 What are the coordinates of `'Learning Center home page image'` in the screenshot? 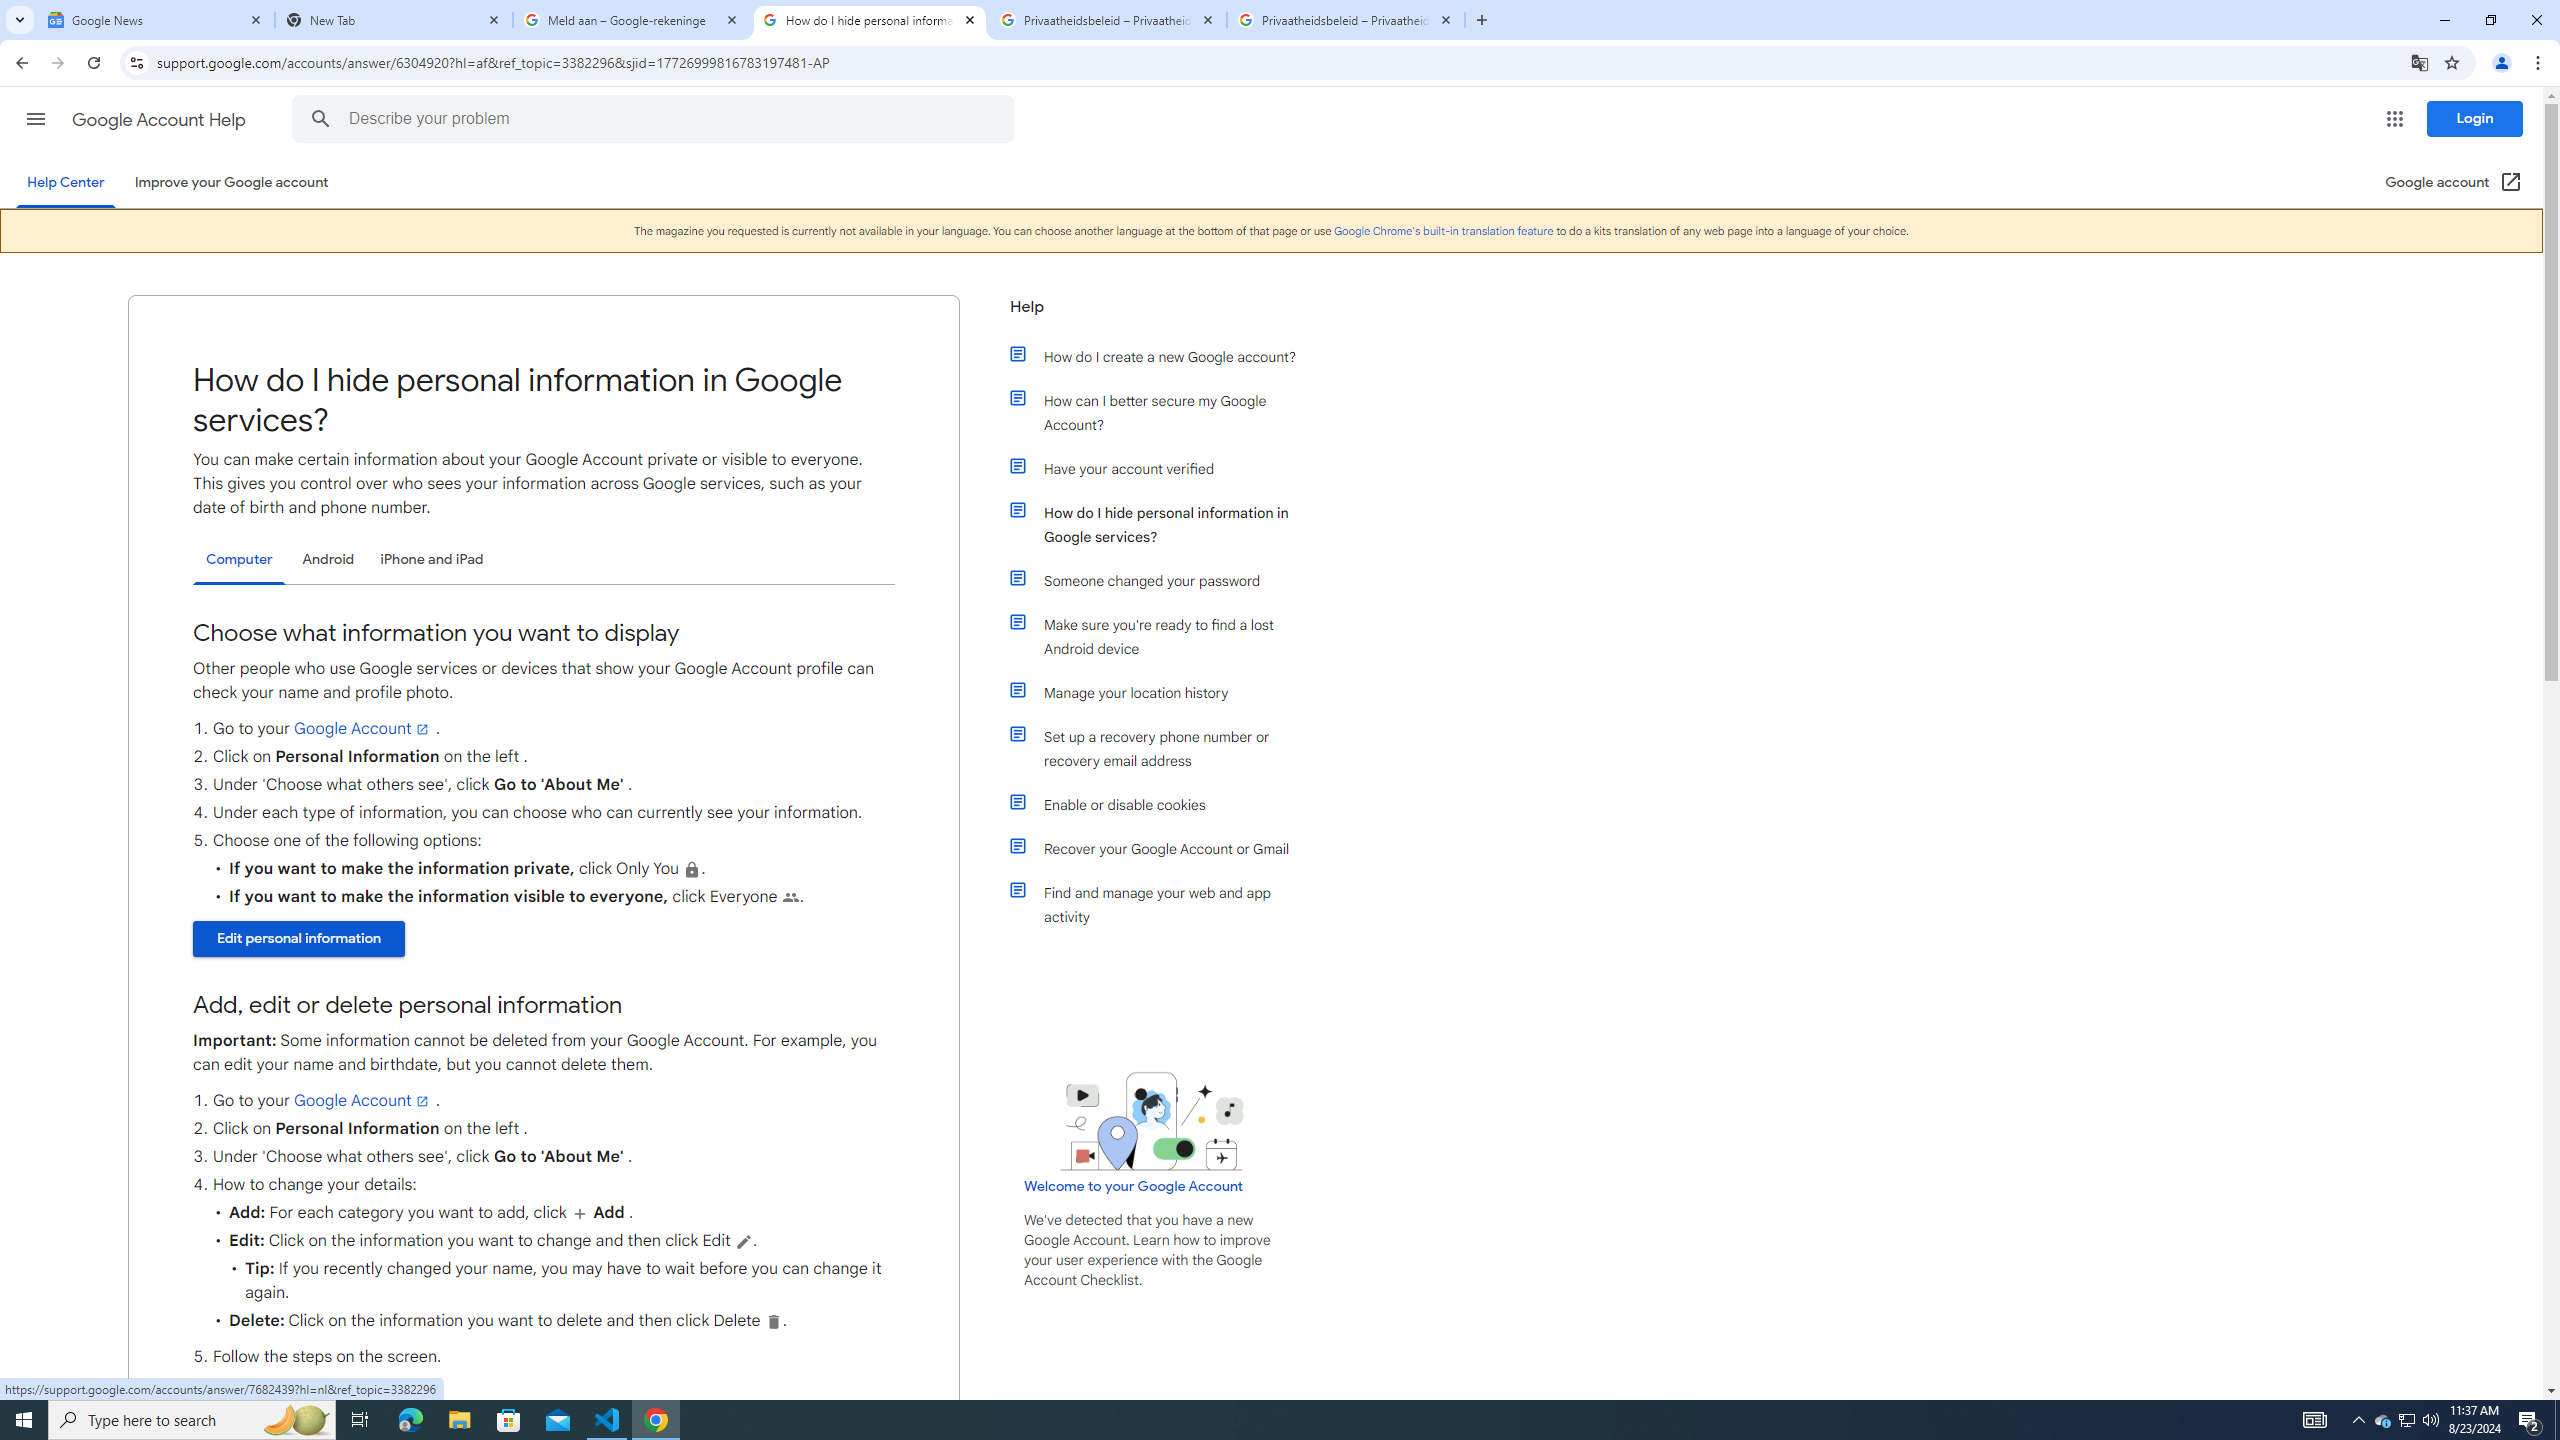 It's located at (1151, 1121).